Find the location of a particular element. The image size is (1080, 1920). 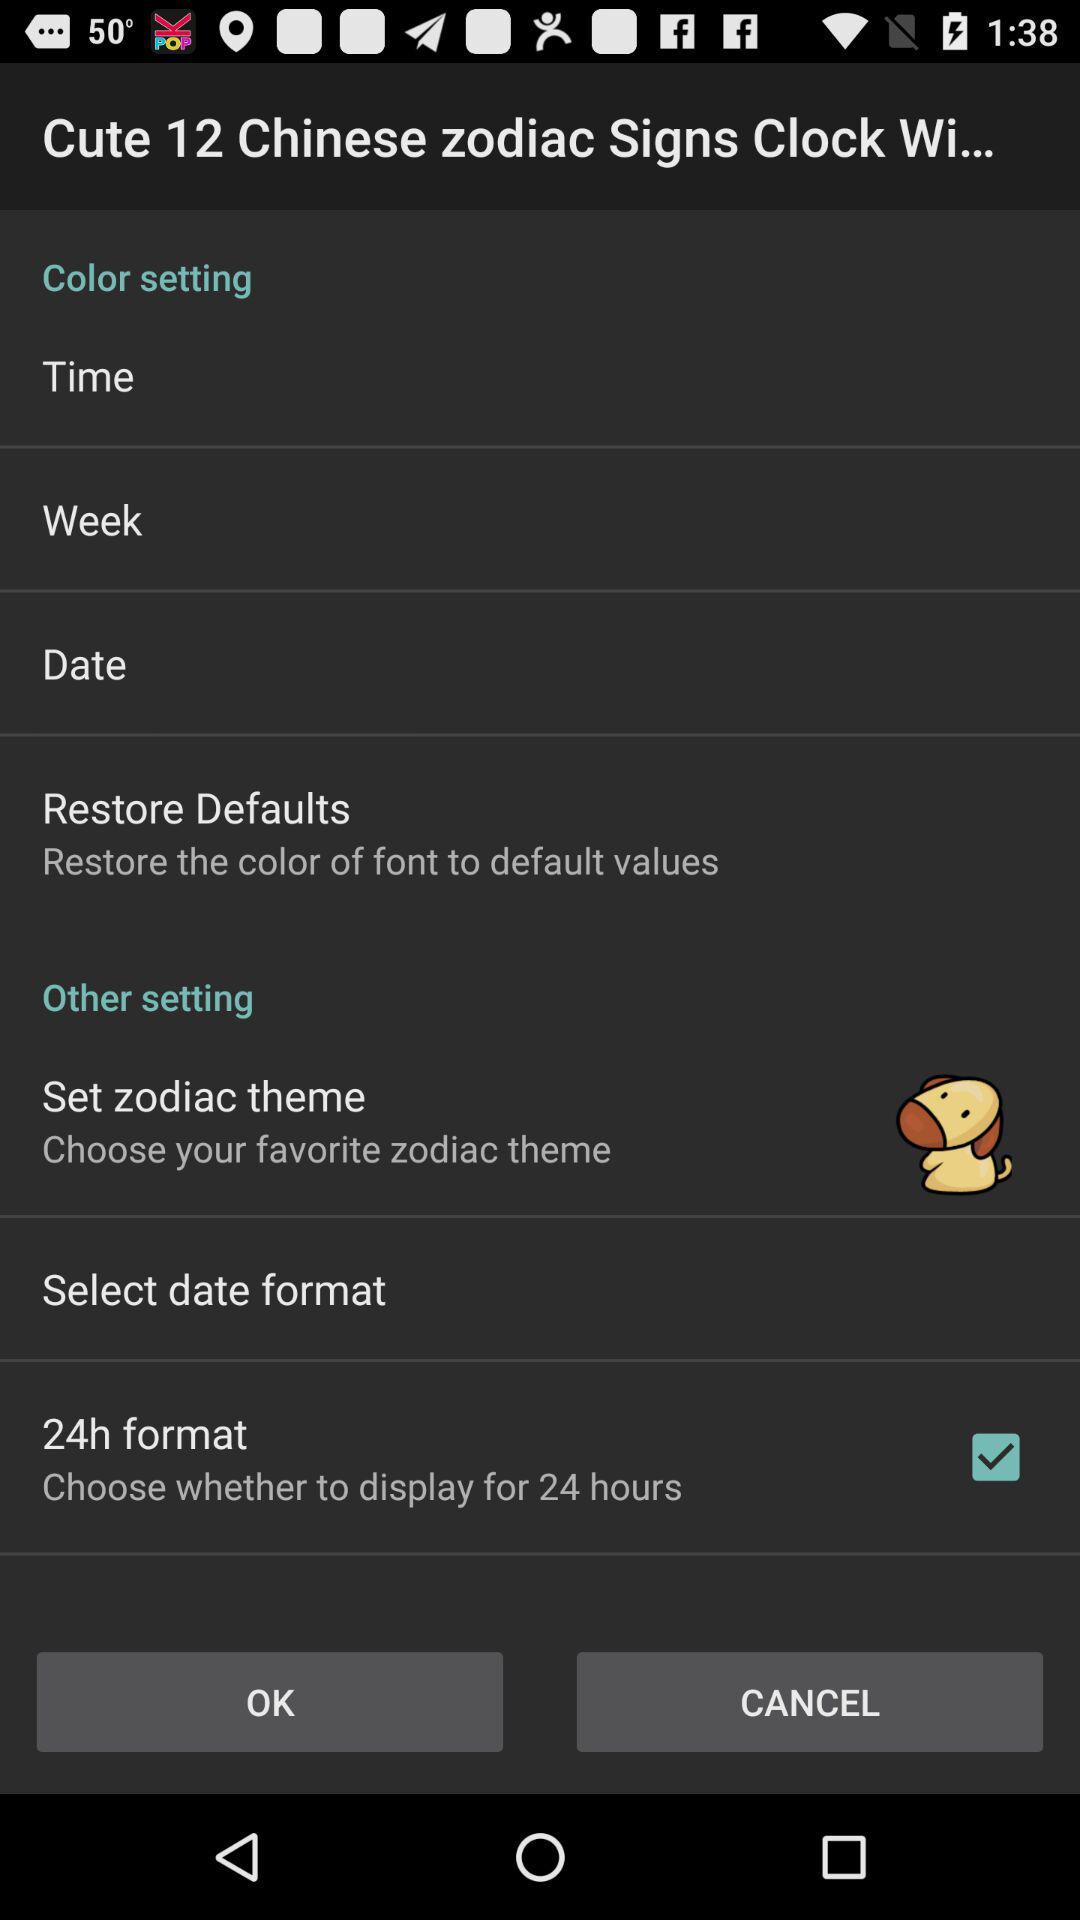

cancel button is located at coordinates (810, 1701).